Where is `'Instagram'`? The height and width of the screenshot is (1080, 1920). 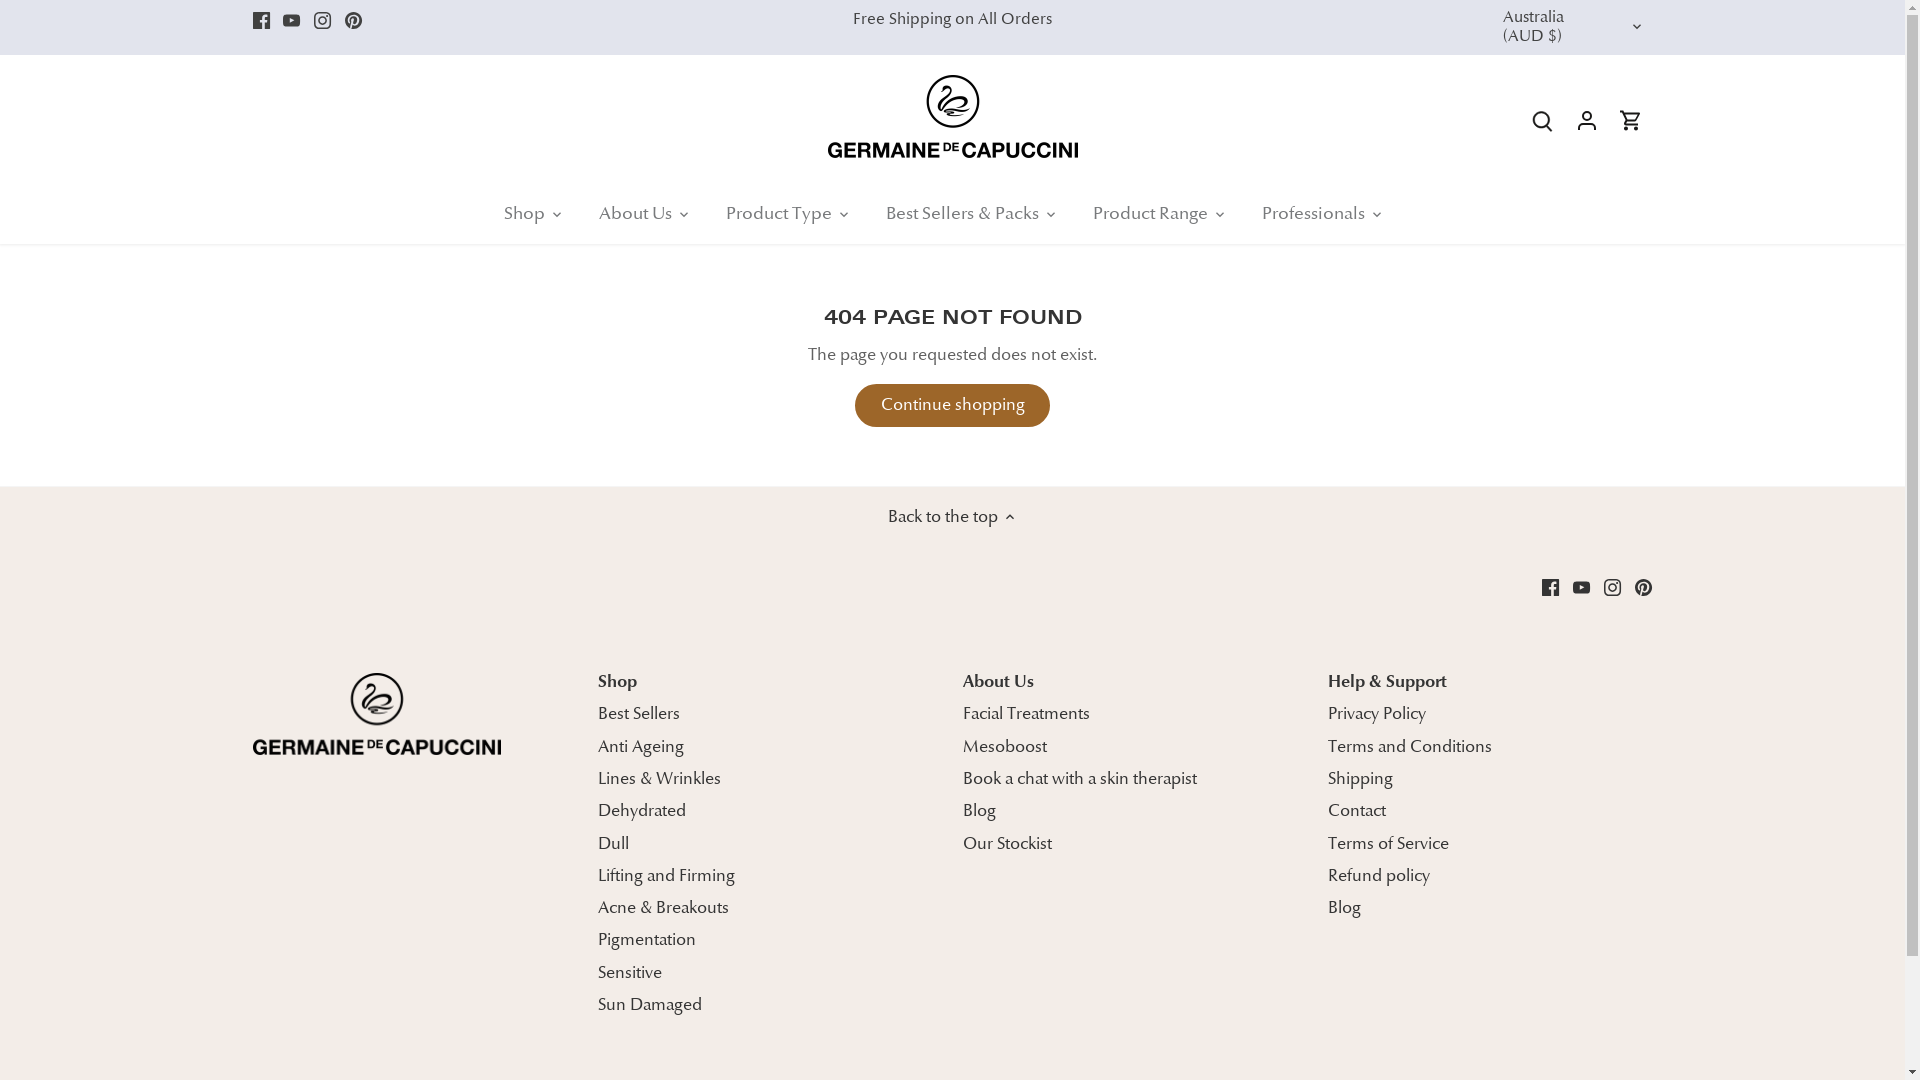
'Instagram' is located at coordinates (322, 19).